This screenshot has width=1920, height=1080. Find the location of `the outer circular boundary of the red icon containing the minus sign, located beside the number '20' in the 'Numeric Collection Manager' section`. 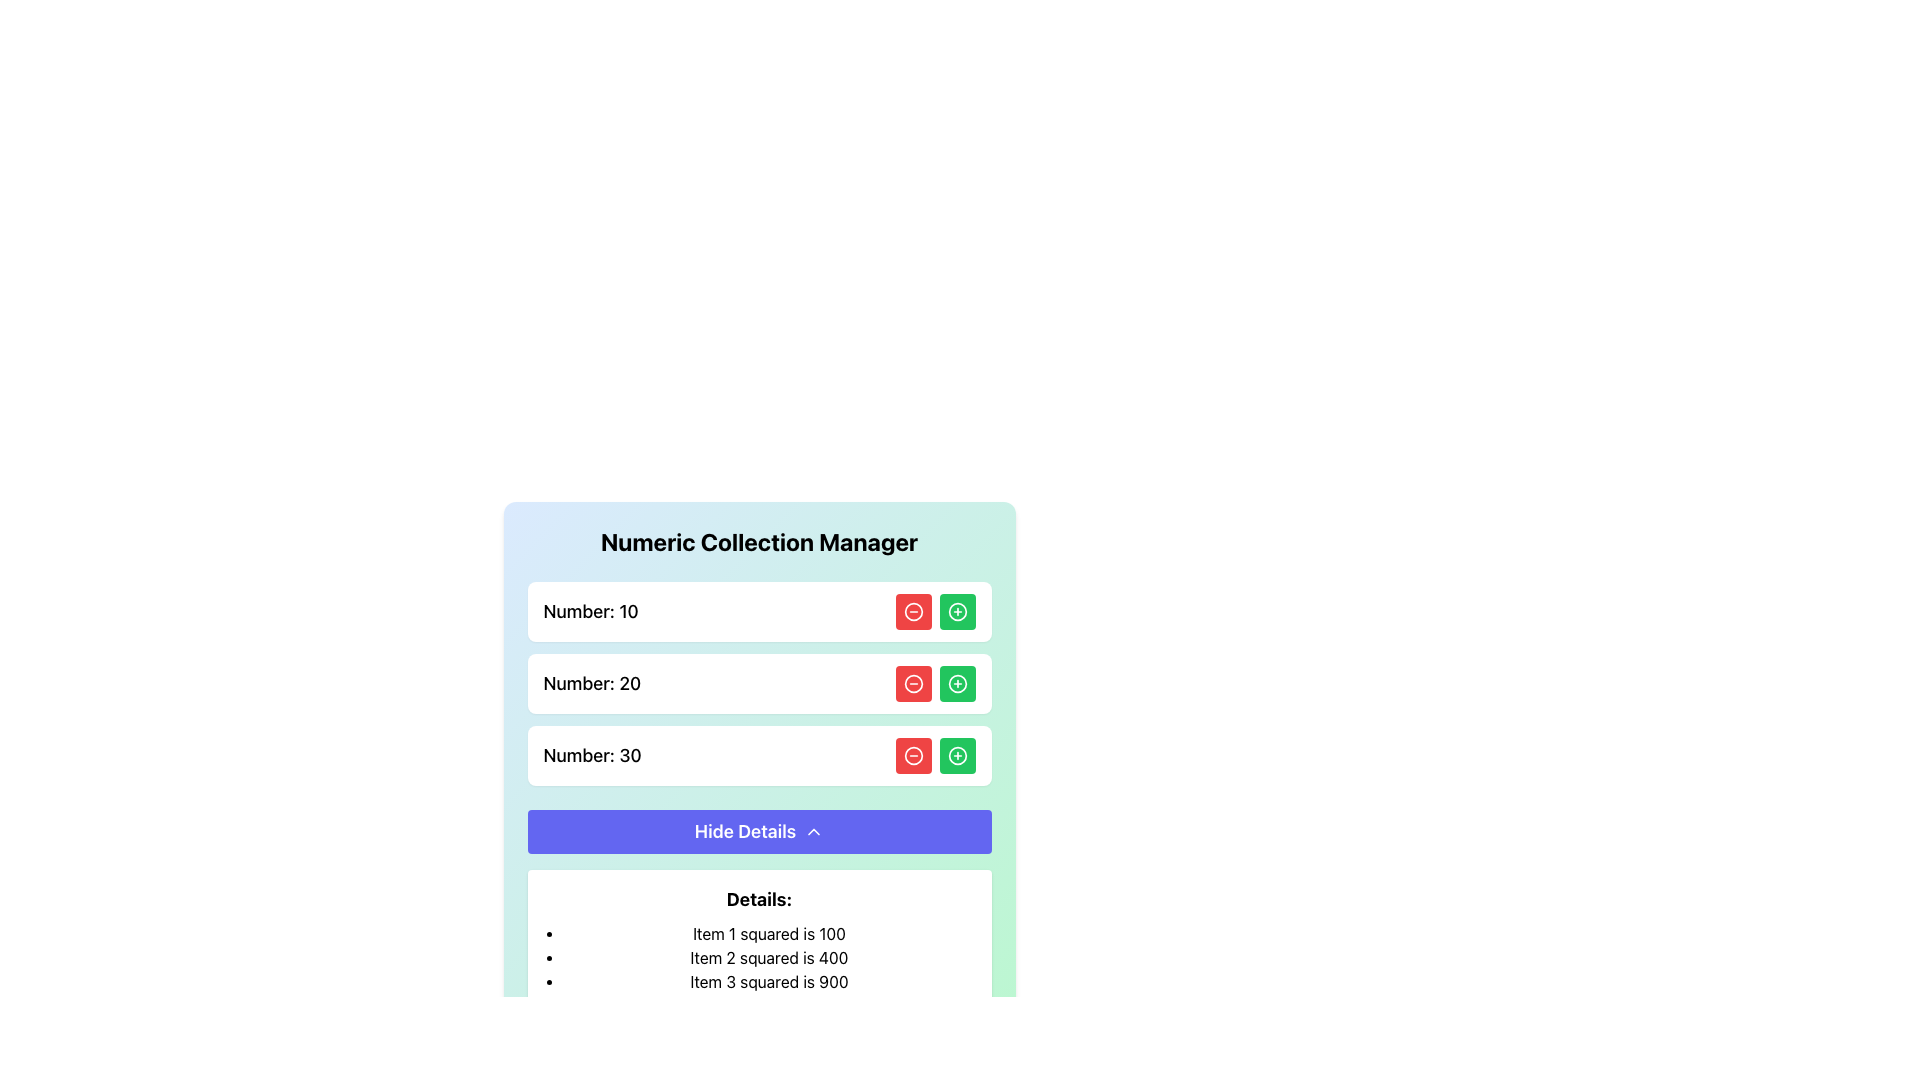

the outer circular boundary of the red icon containing the minus sign, located beside the number '20' in the 'Numeric Collection Manager' section is located at coordinates (912, 682).